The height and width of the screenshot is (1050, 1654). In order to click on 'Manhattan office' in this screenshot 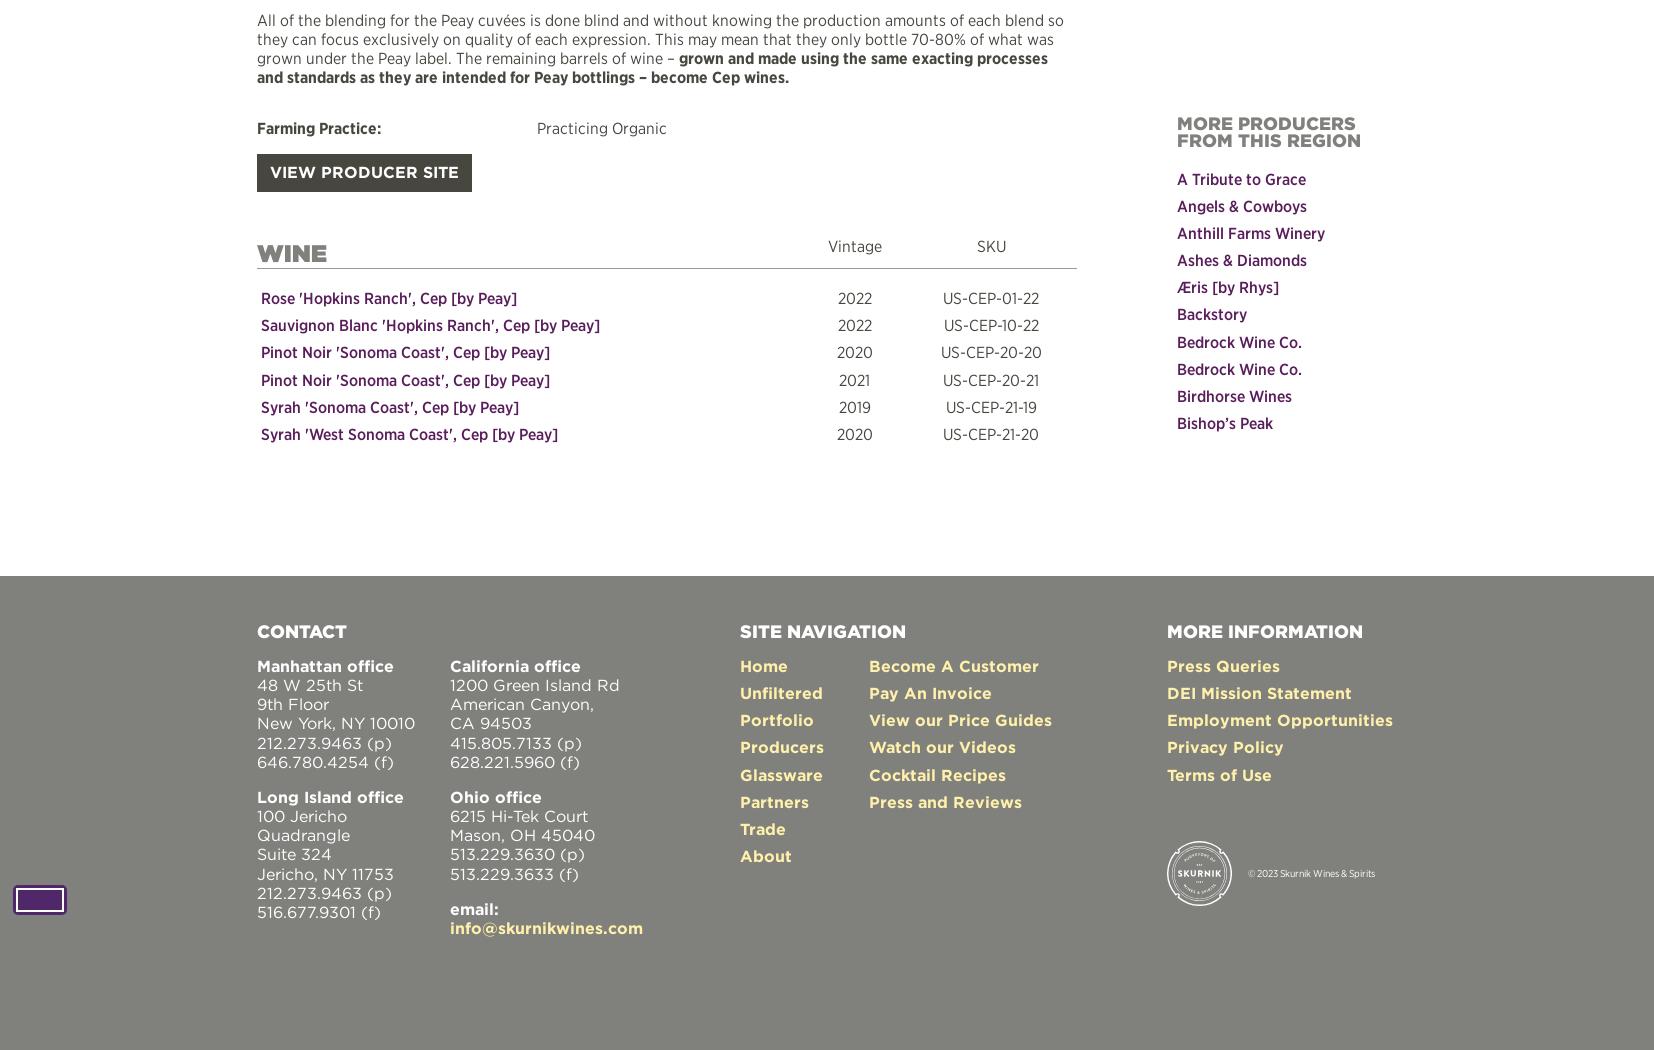, I will do `click(324, 663)`.